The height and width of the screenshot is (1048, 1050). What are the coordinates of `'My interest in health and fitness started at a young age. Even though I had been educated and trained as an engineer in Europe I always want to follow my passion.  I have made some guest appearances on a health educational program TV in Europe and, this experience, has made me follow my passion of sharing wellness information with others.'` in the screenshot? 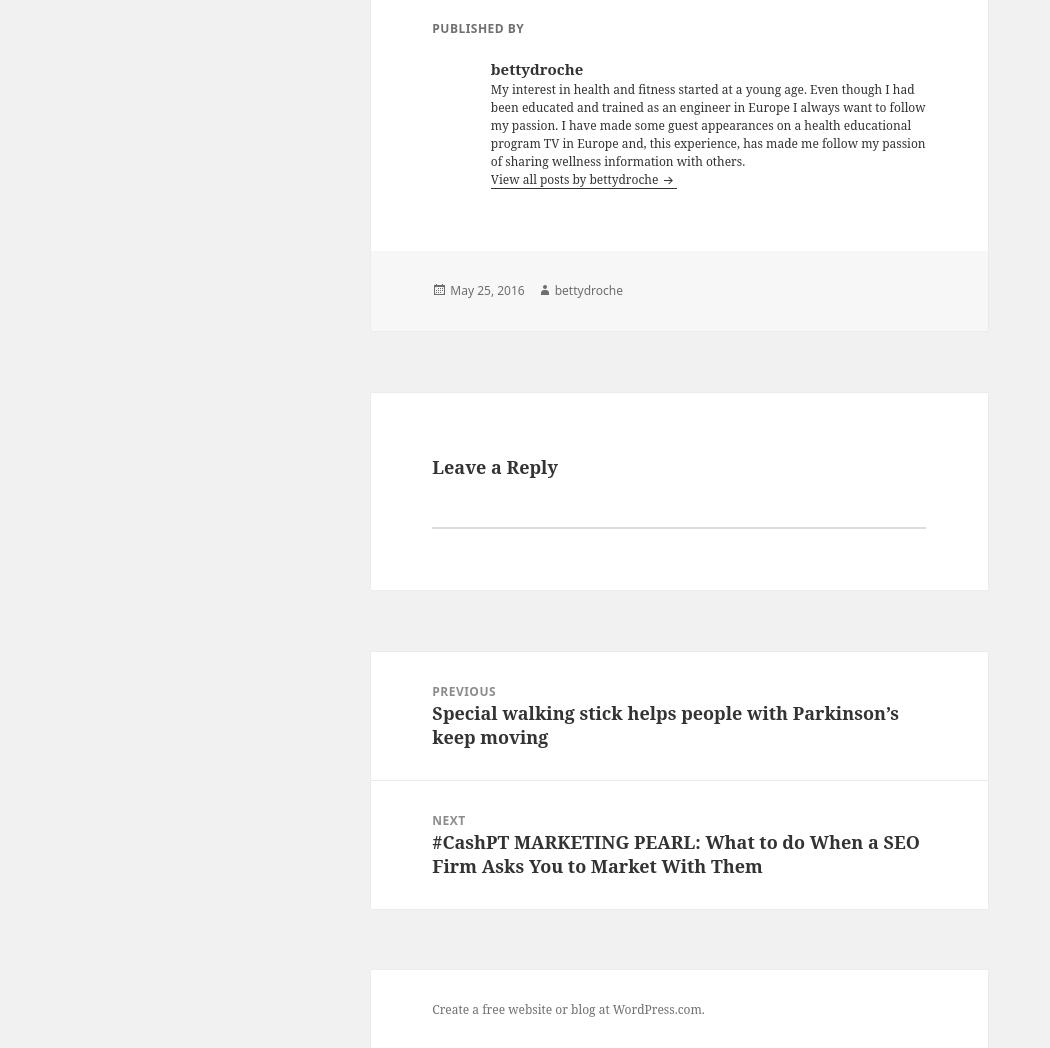 It's located at (707, 123).